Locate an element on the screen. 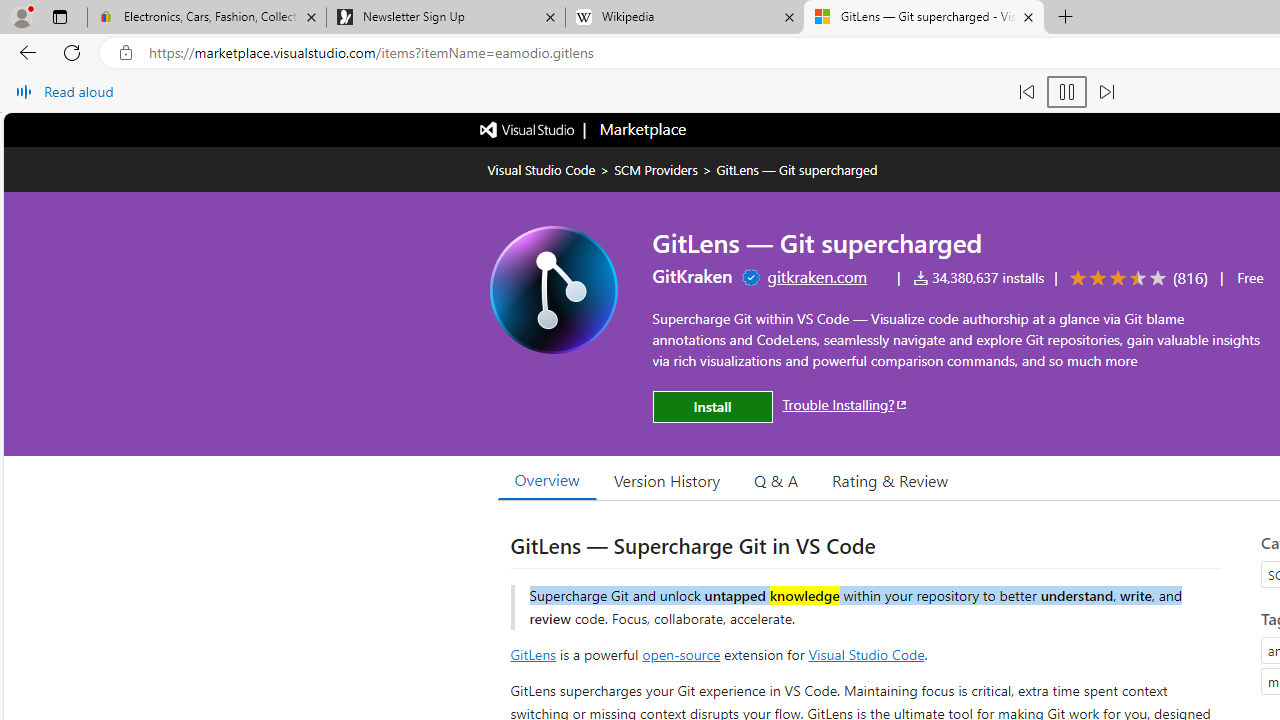  'More from GitKraken publisher' is located at coordinates (692, 276).